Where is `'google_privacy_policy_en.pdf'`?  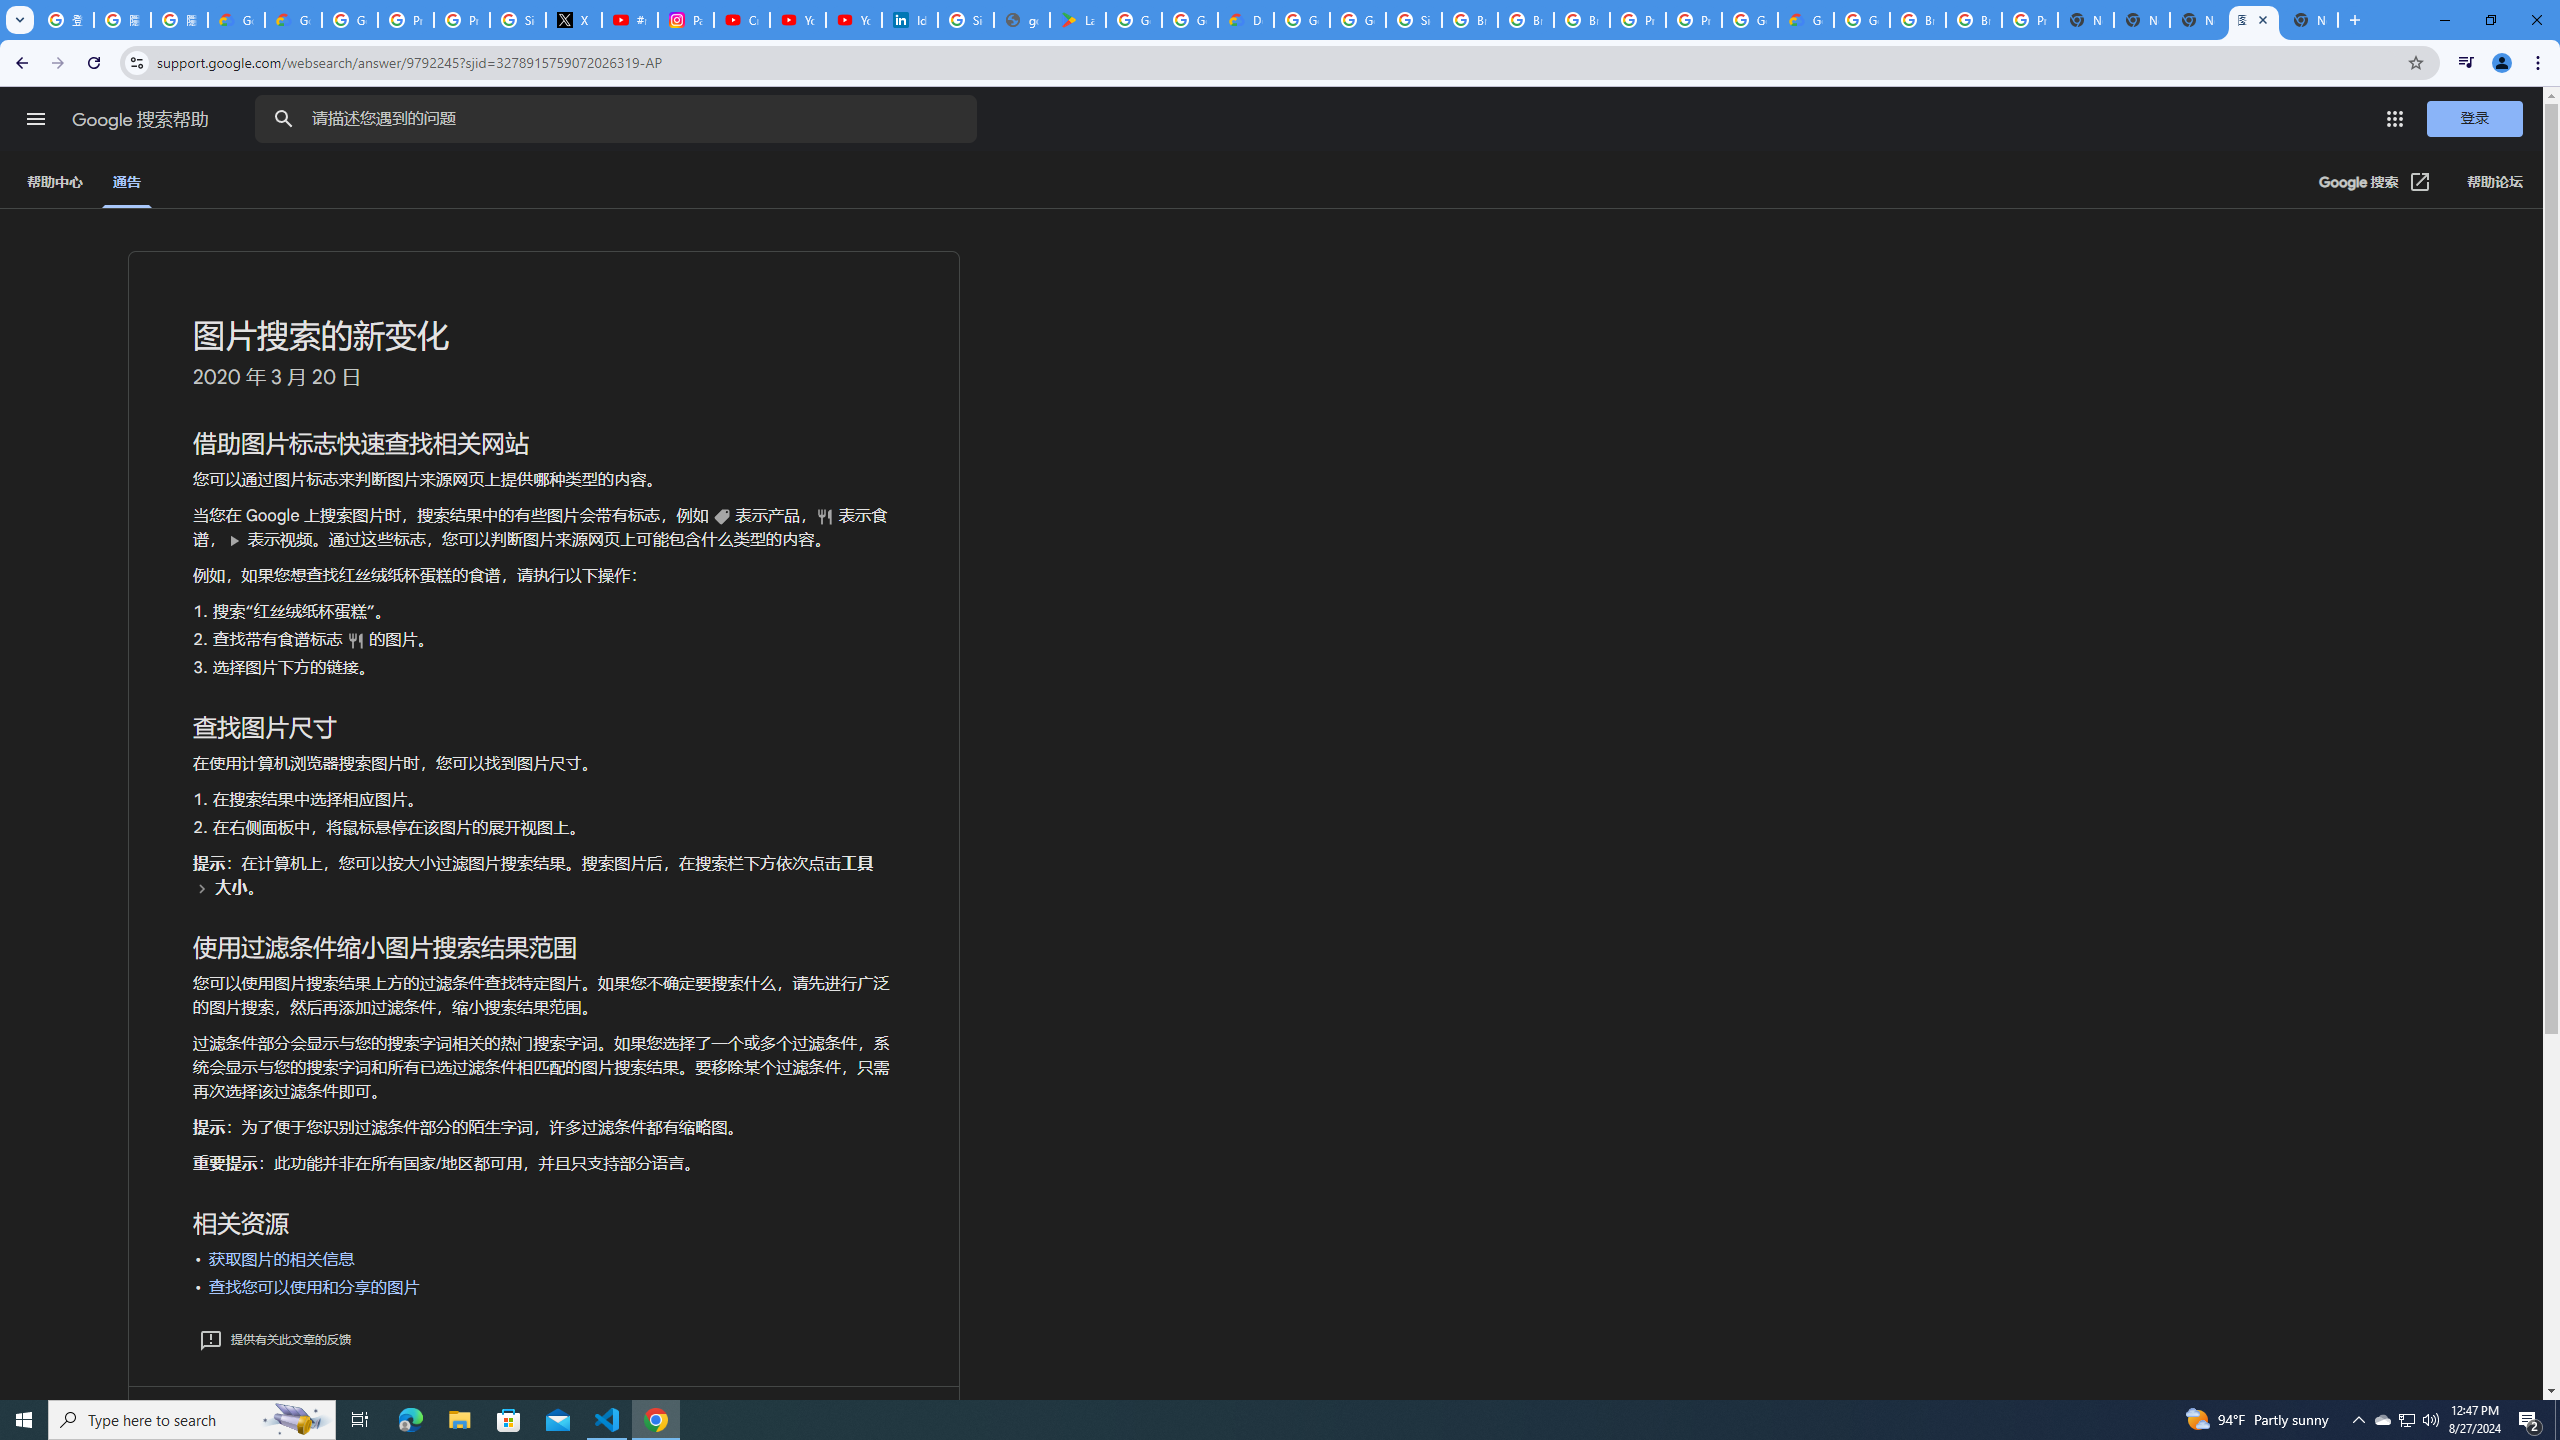 'google_privacy_policy_en.pdf' is located at coordinates (1022, 19).